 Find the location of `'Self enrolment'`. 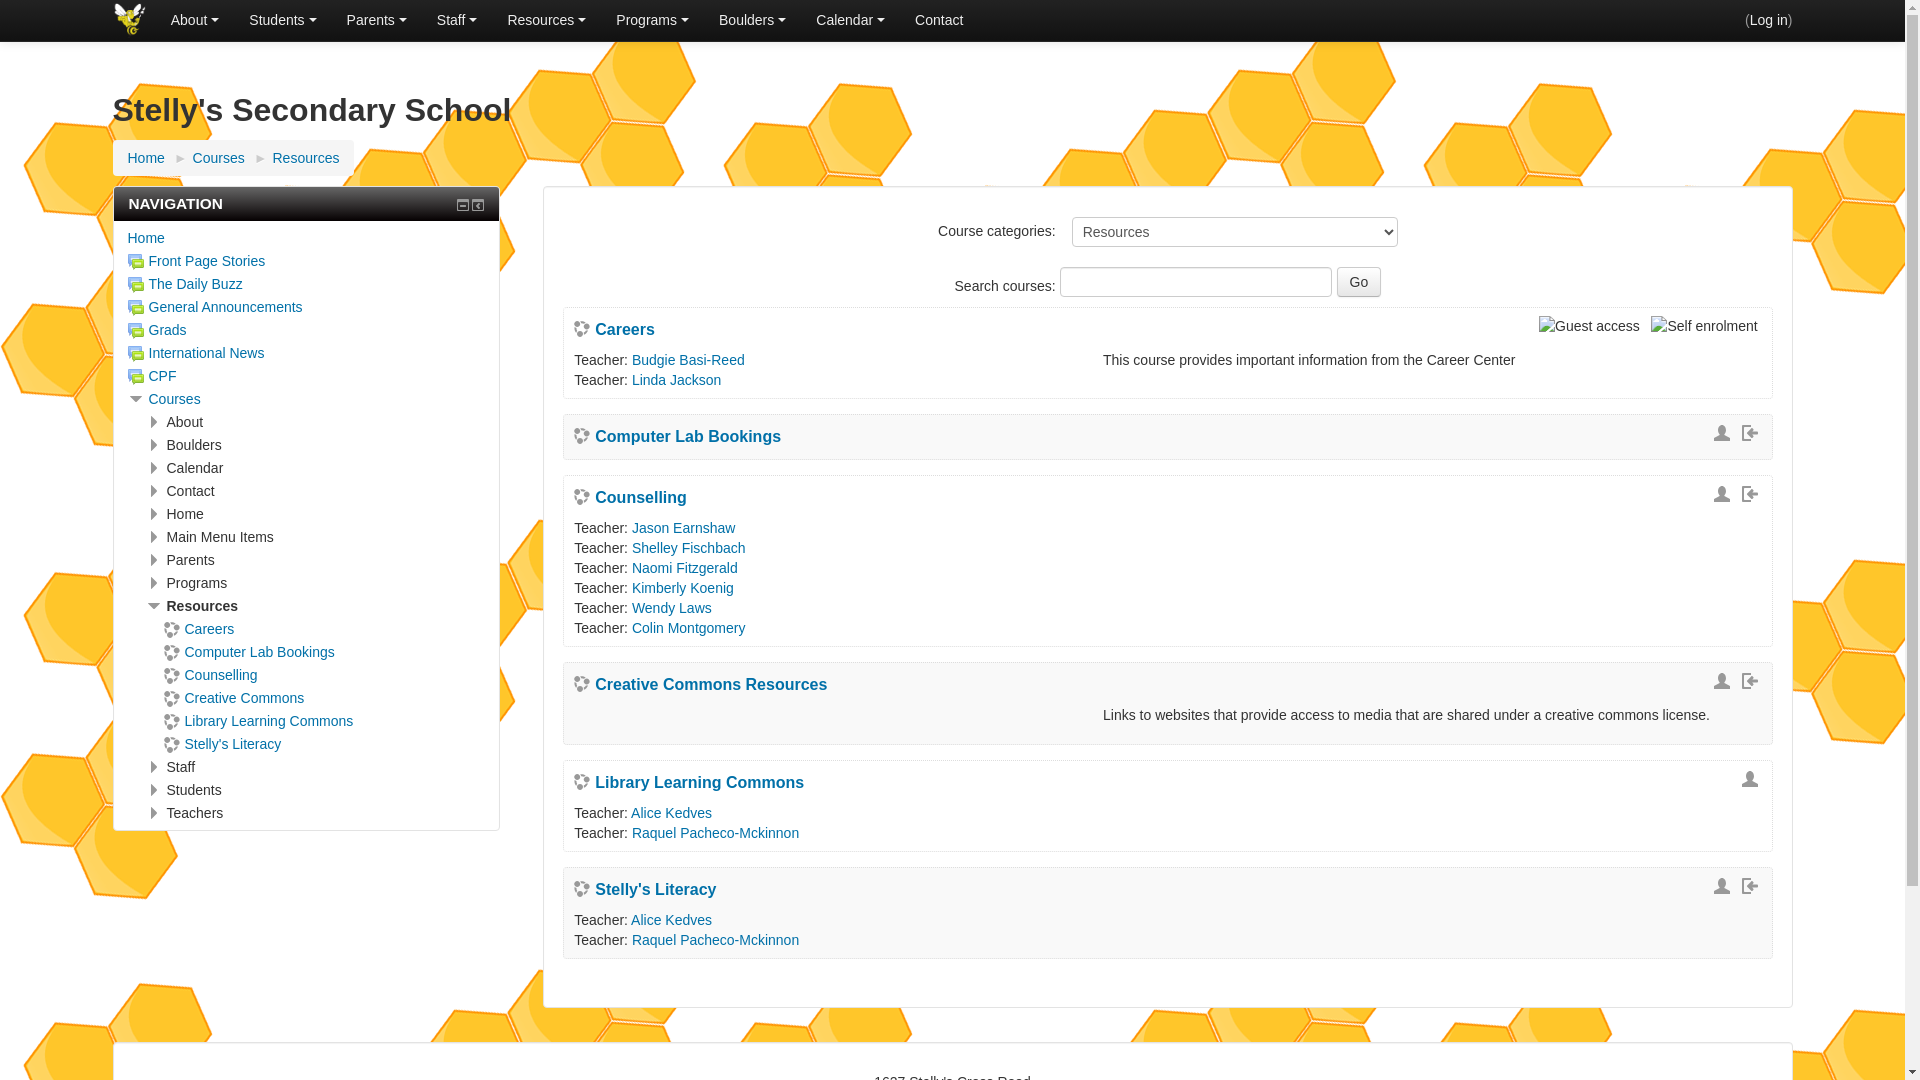

'Self enrolment' is located at coordinates (1651, 325).